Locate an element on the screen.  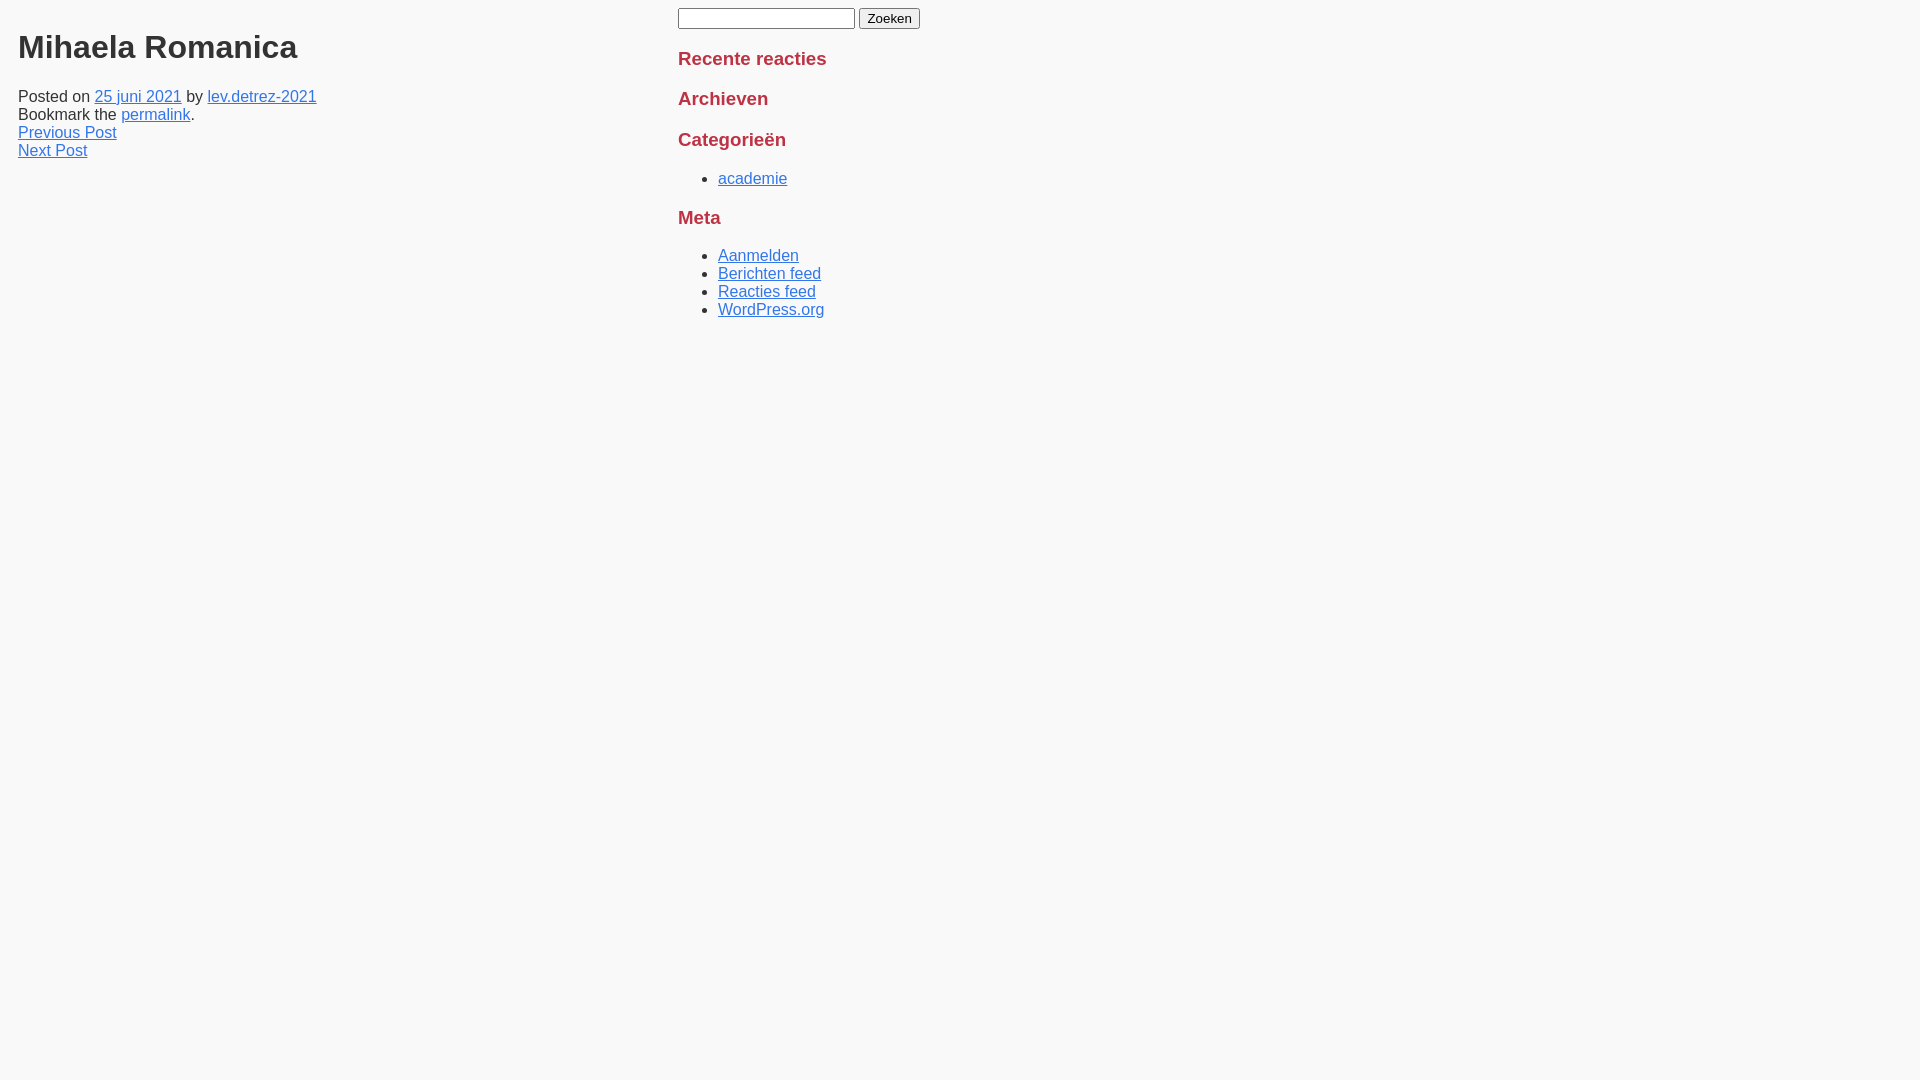
'25 juni 2021' is located at coordinates (137, 96).